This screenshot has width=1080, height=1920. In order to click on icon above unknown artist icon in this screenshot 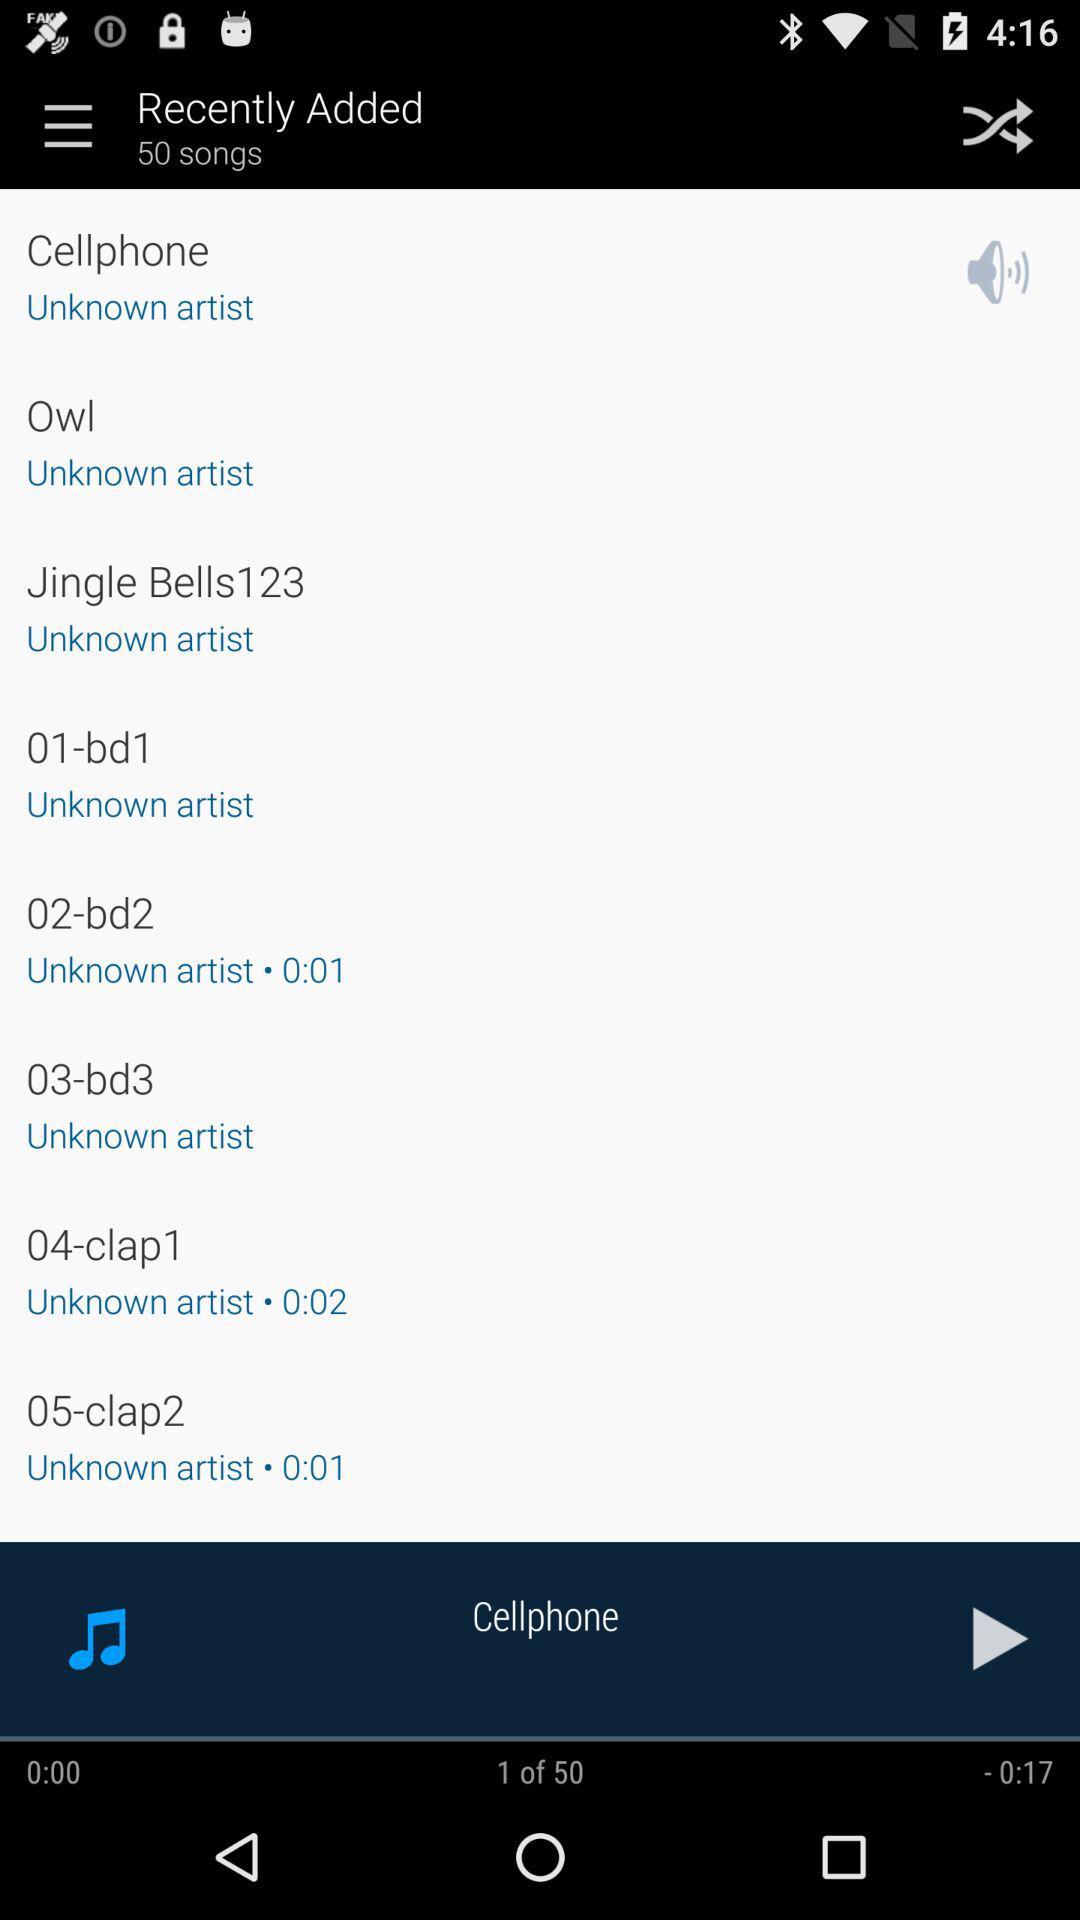, I will do `click(164, 579)`.